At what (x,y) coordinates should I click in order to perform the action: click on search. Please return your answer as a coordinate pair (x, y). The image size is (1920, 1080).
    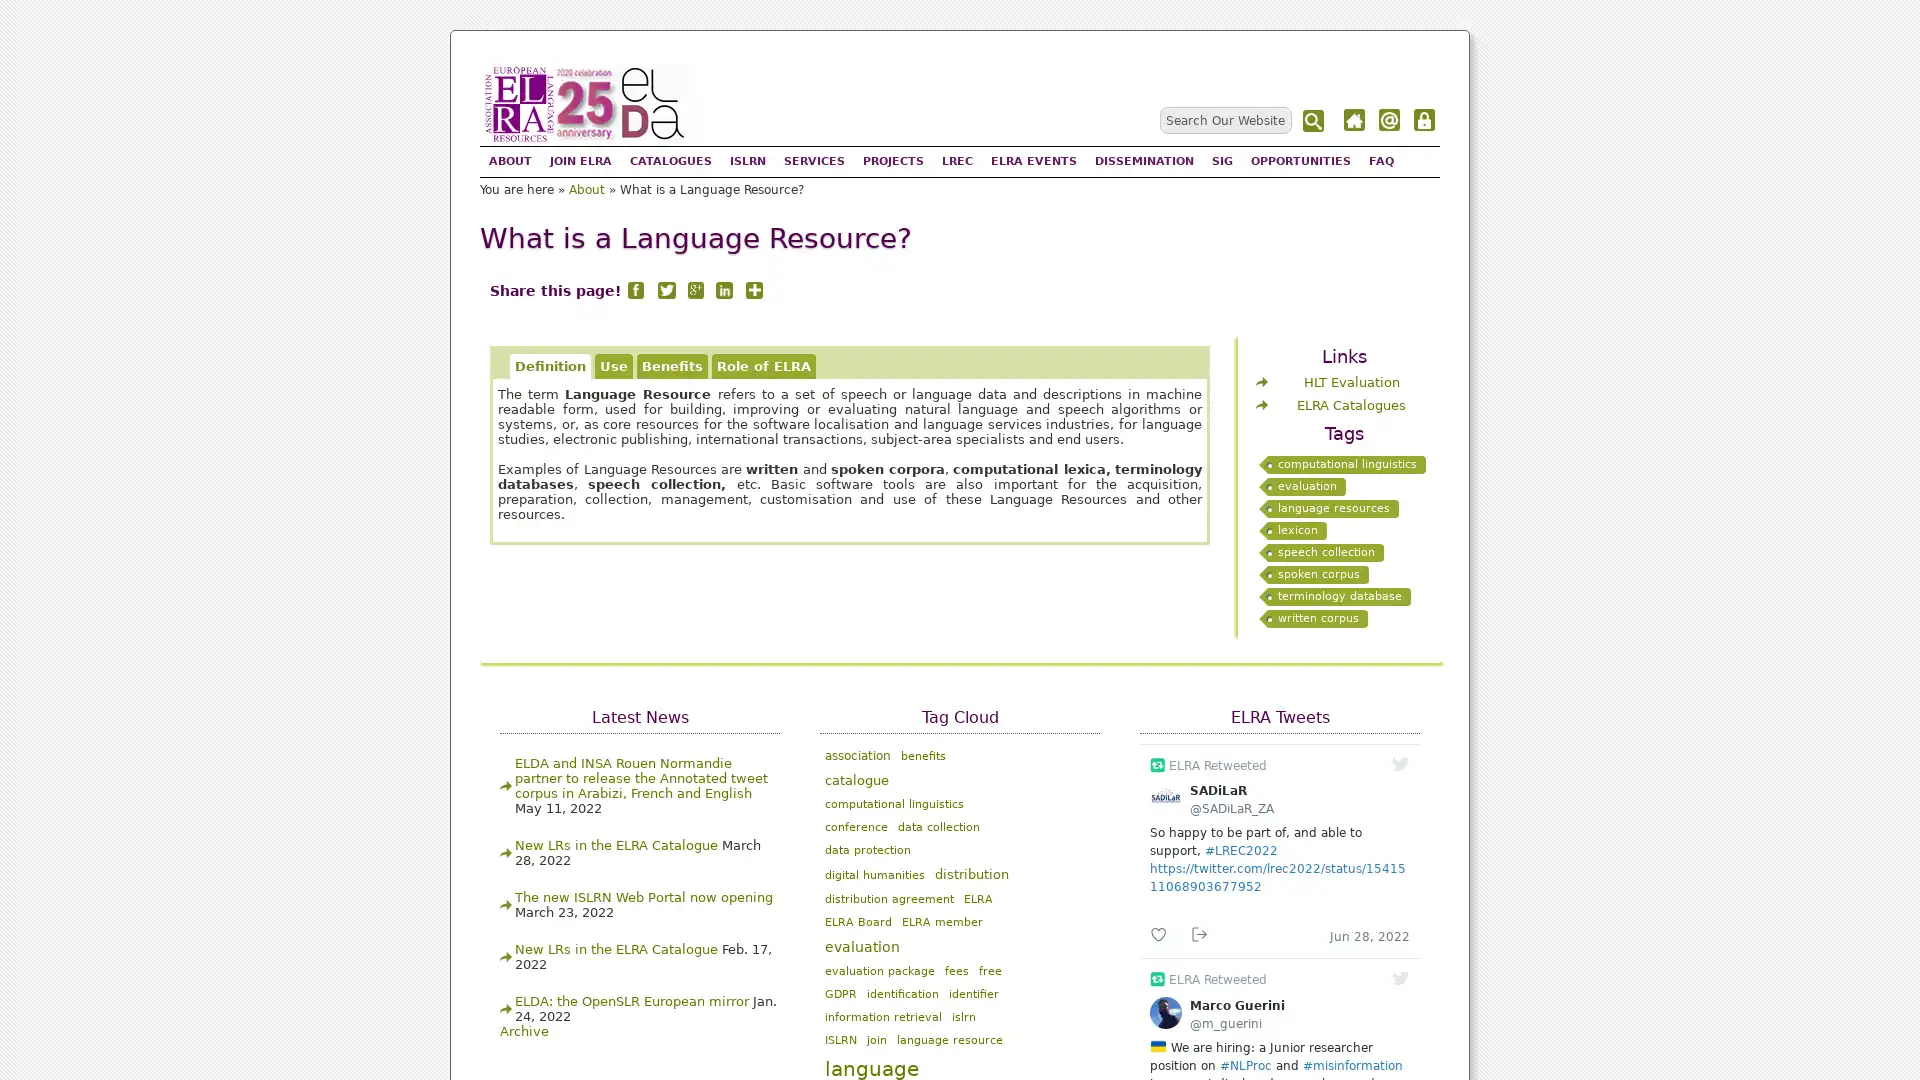
    Looking at the image, I should click on (1315, 121).